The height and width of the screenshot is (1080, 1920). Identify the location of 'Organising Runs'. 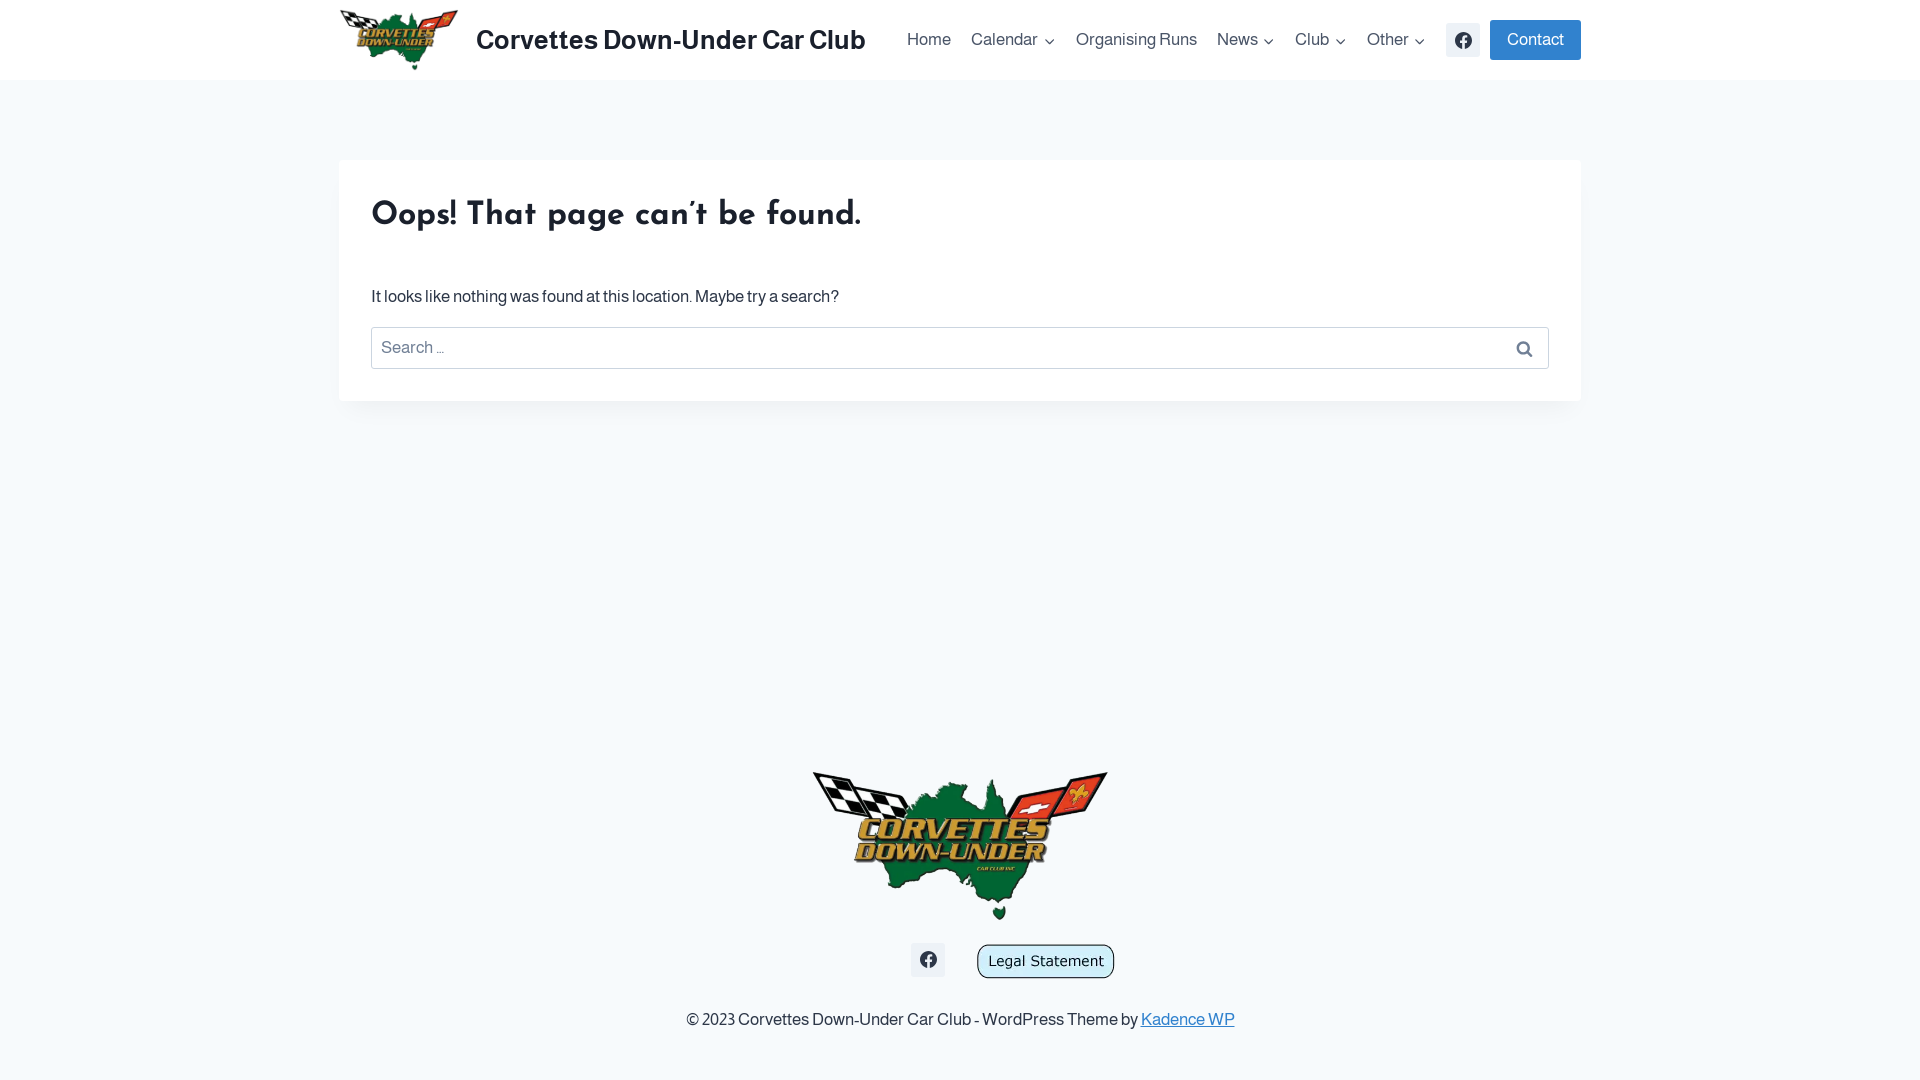
(1136, 39).